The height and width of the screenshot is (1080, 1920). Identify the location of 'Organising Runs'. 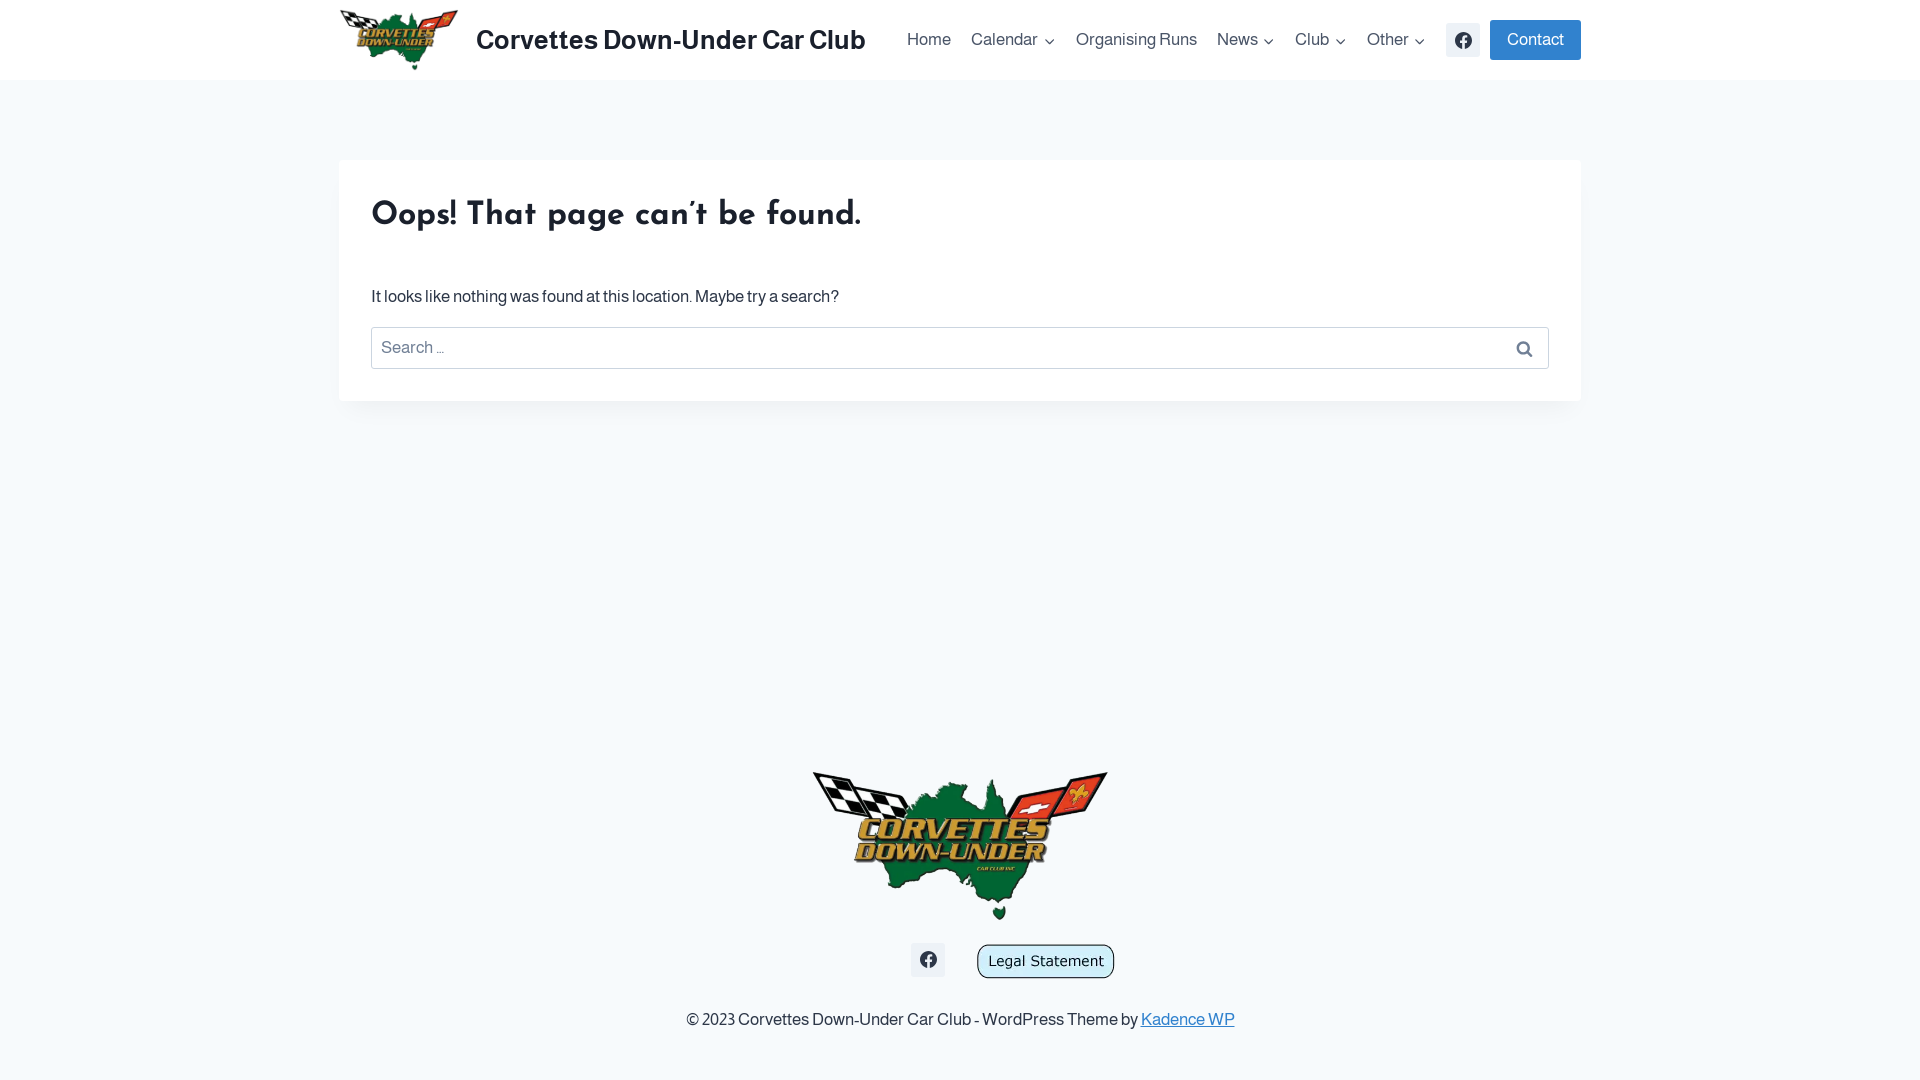
(1136, 39).